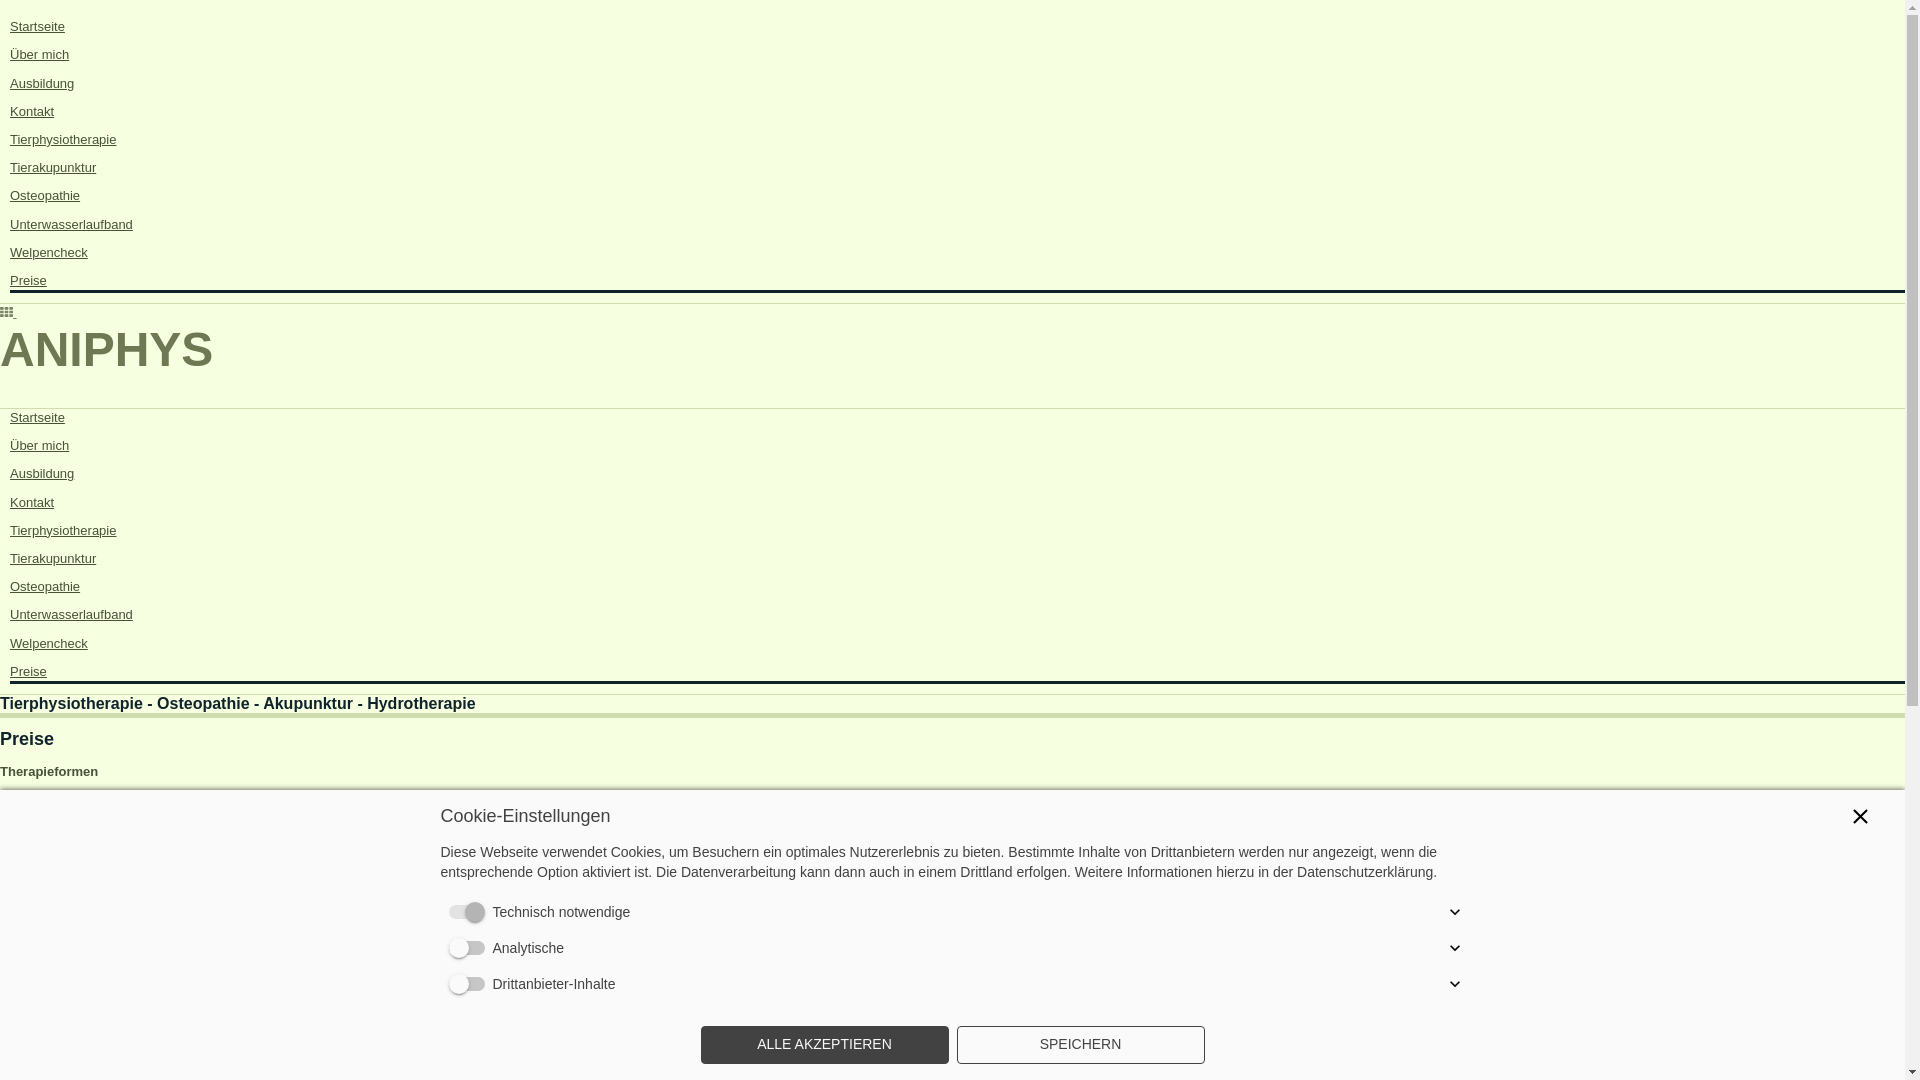 This screenshot has width=1920, height=1080. What do you see at coordinates (32, 501) in the screenshot?
I see `'Kontakt'` at bounding box center [32, 501].